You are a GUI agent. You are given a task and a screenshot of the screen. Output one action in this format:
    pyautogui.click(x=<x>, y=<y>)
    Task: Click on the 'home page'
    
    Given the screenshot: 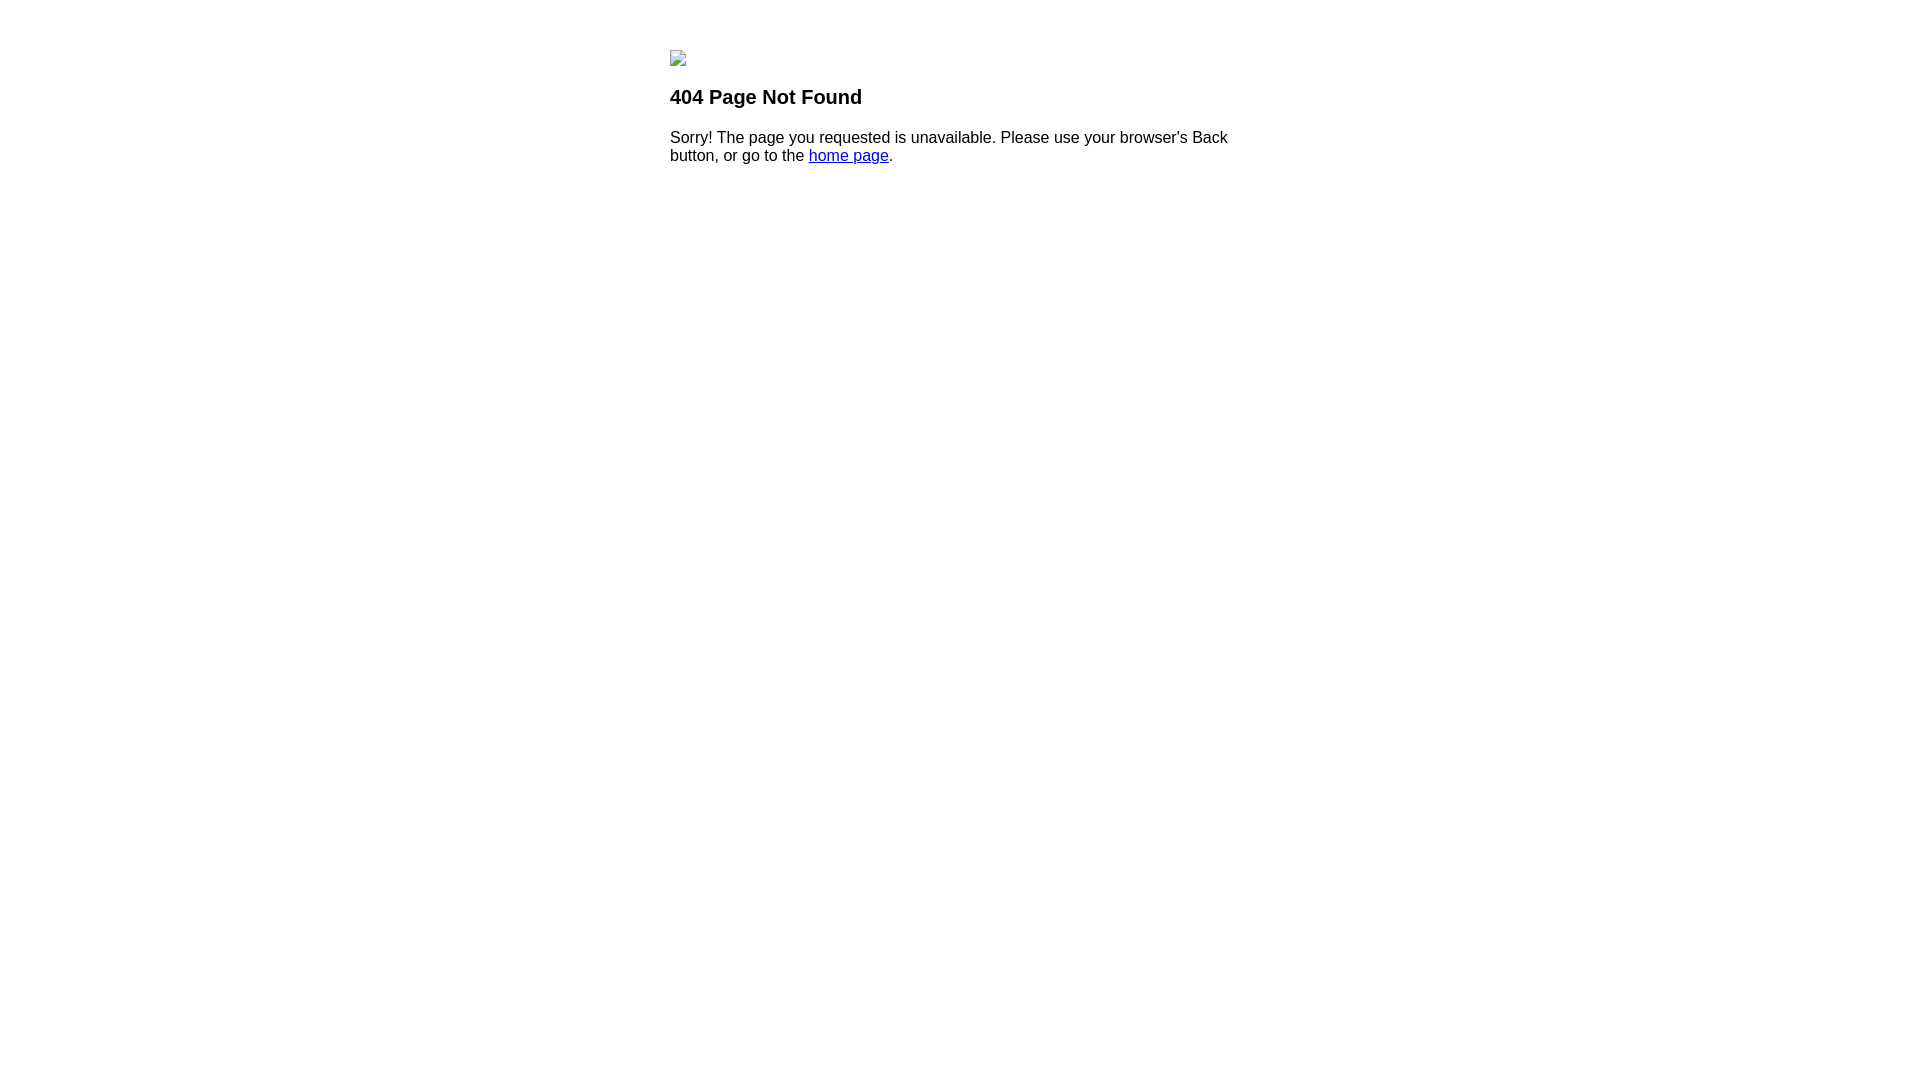 What is the action you would take?
    pyautogui.click(x=809, y=154)
    